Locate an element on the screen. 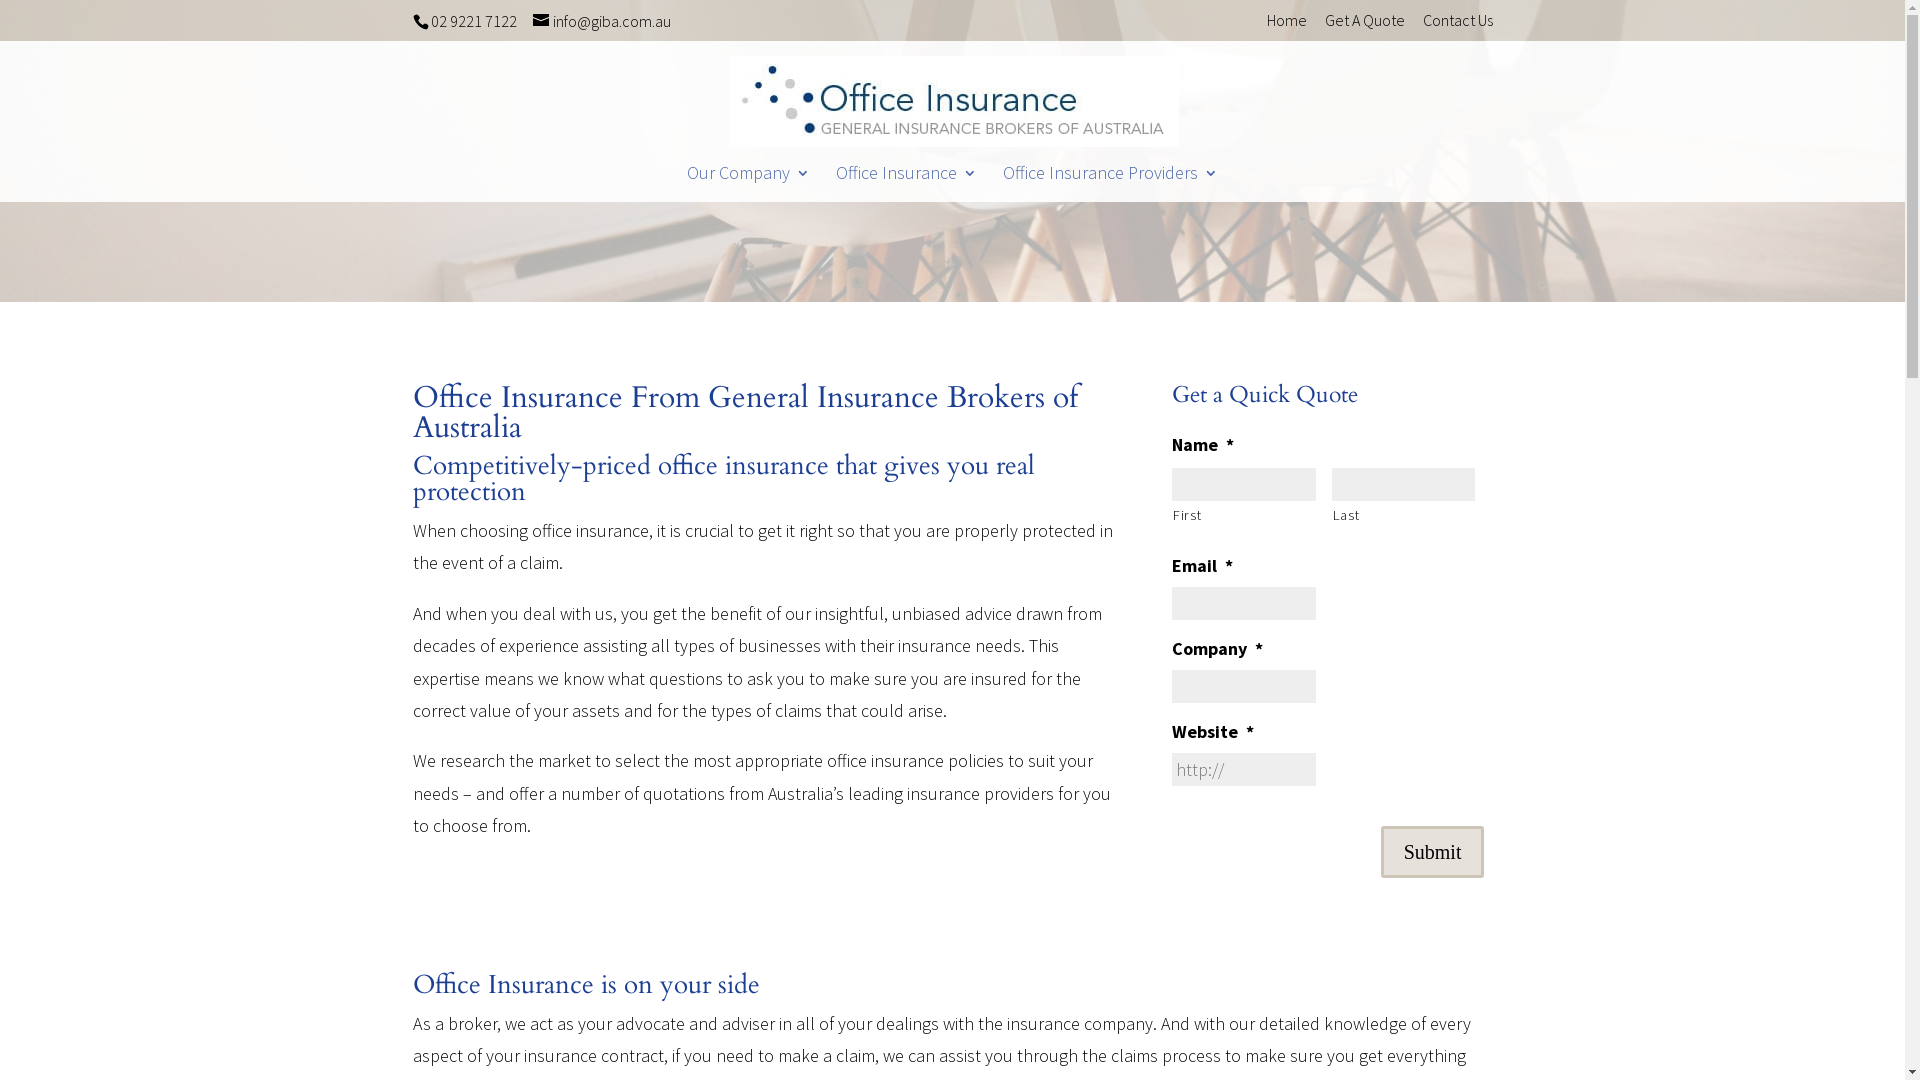  'Submit' is located at coordinates (1432, 852).